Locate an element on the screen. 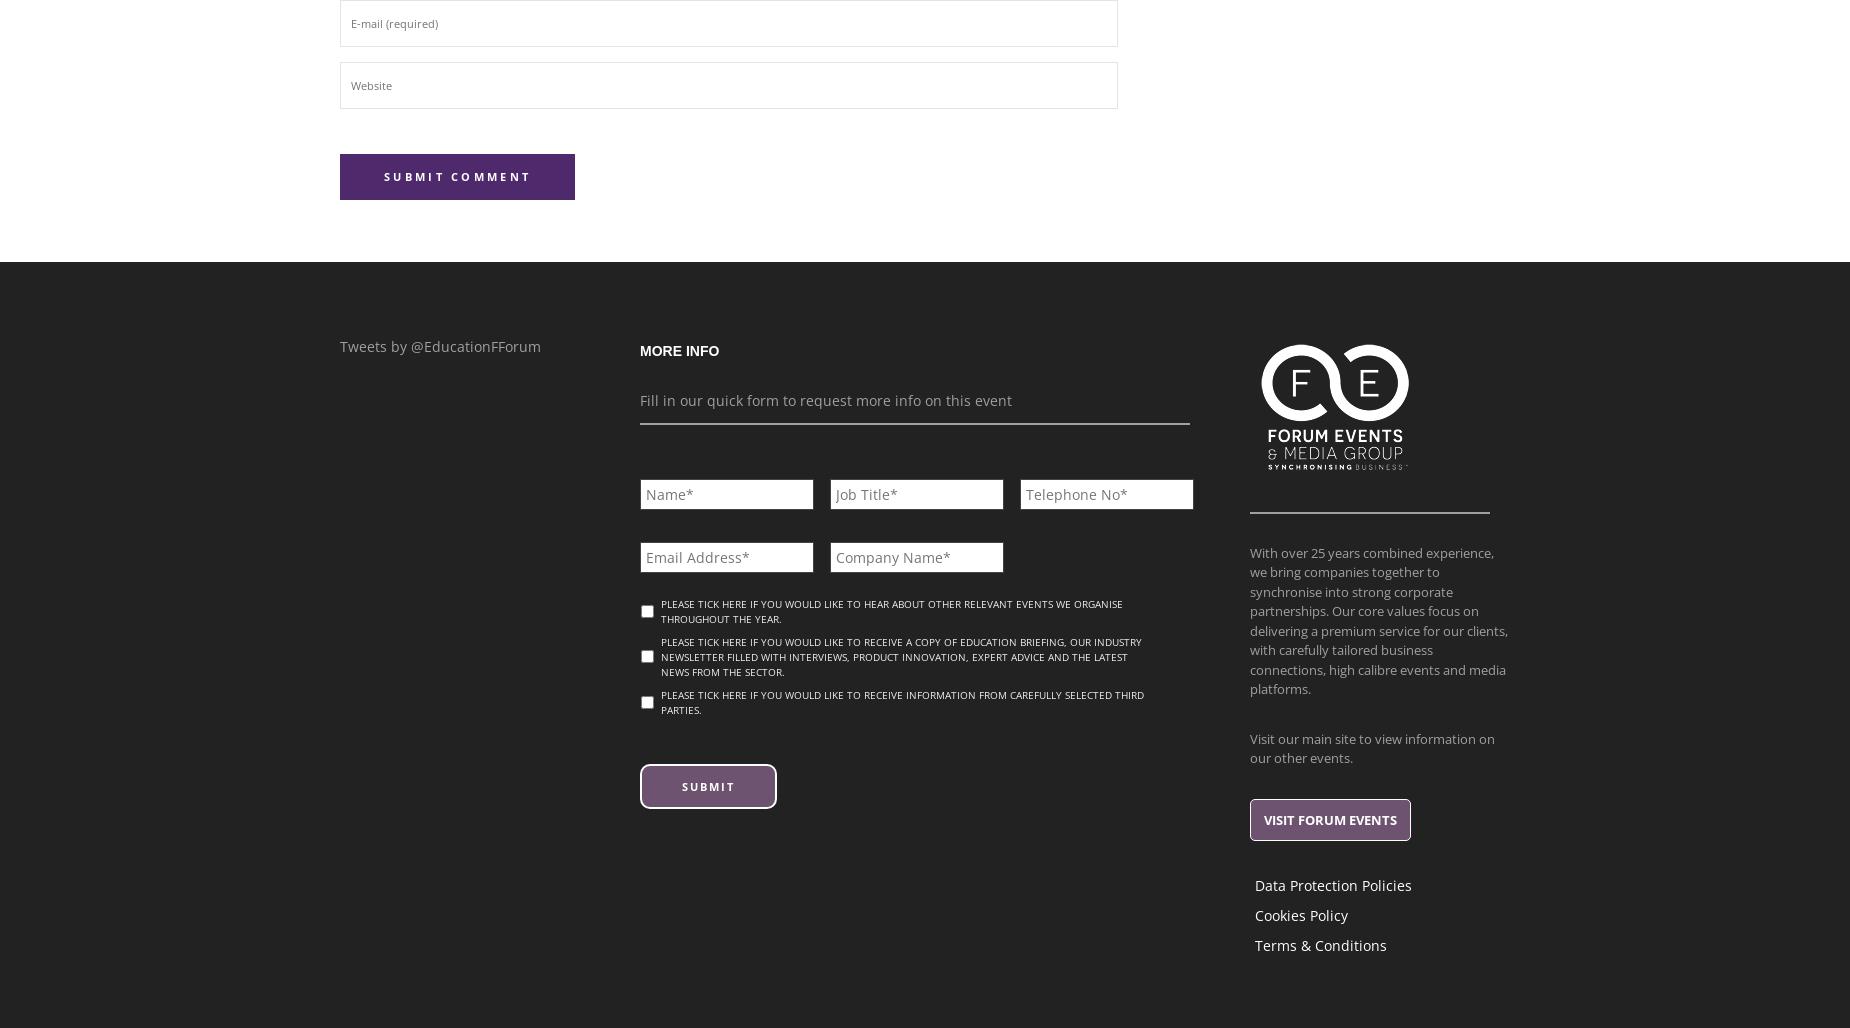 This screenshot has width=1850, height=1028. 'Cookies Policy' is located at coordinates (1300, 914).